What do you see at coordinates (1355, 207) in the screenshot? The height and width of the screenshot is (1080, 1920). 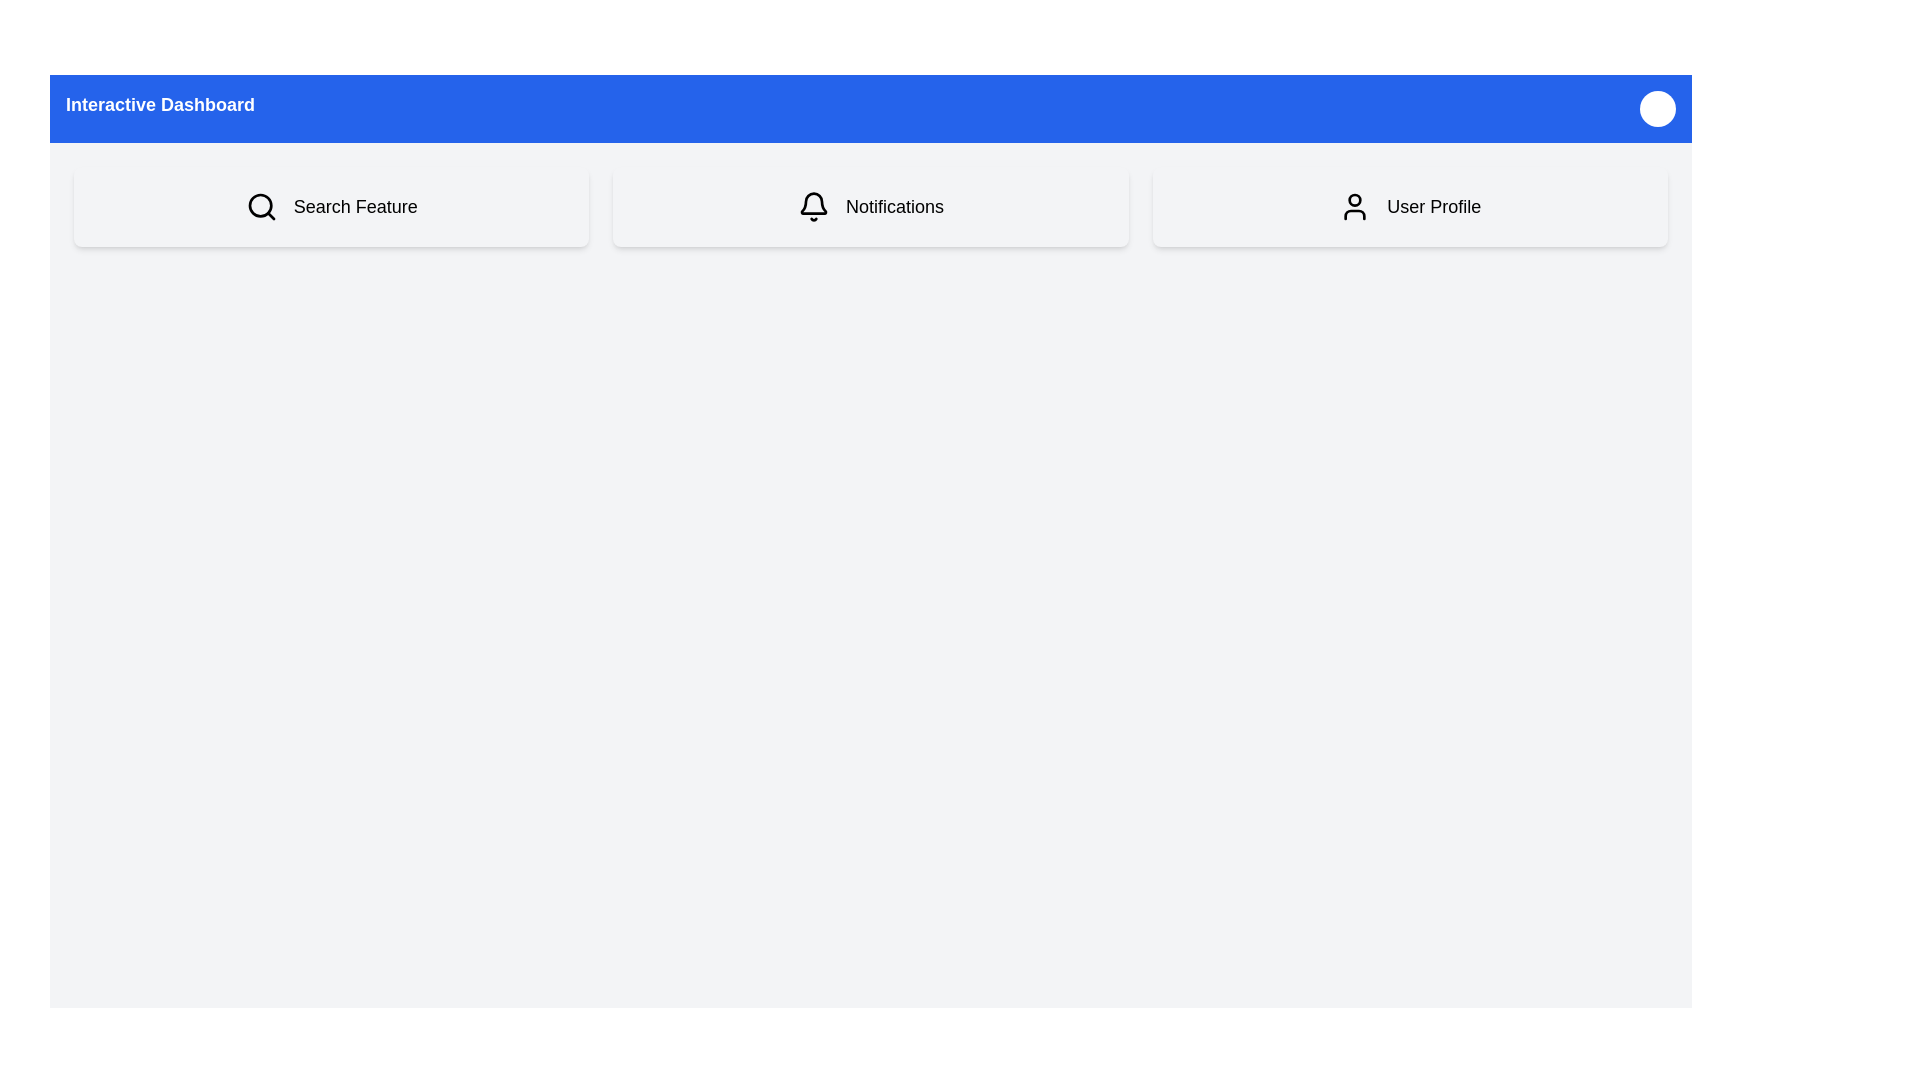 I see `the 'User Profile' icon that represents the 'User Profile' section in the application interface, located in the third card towards the right-hand side` at bounding box center [1355, 207].